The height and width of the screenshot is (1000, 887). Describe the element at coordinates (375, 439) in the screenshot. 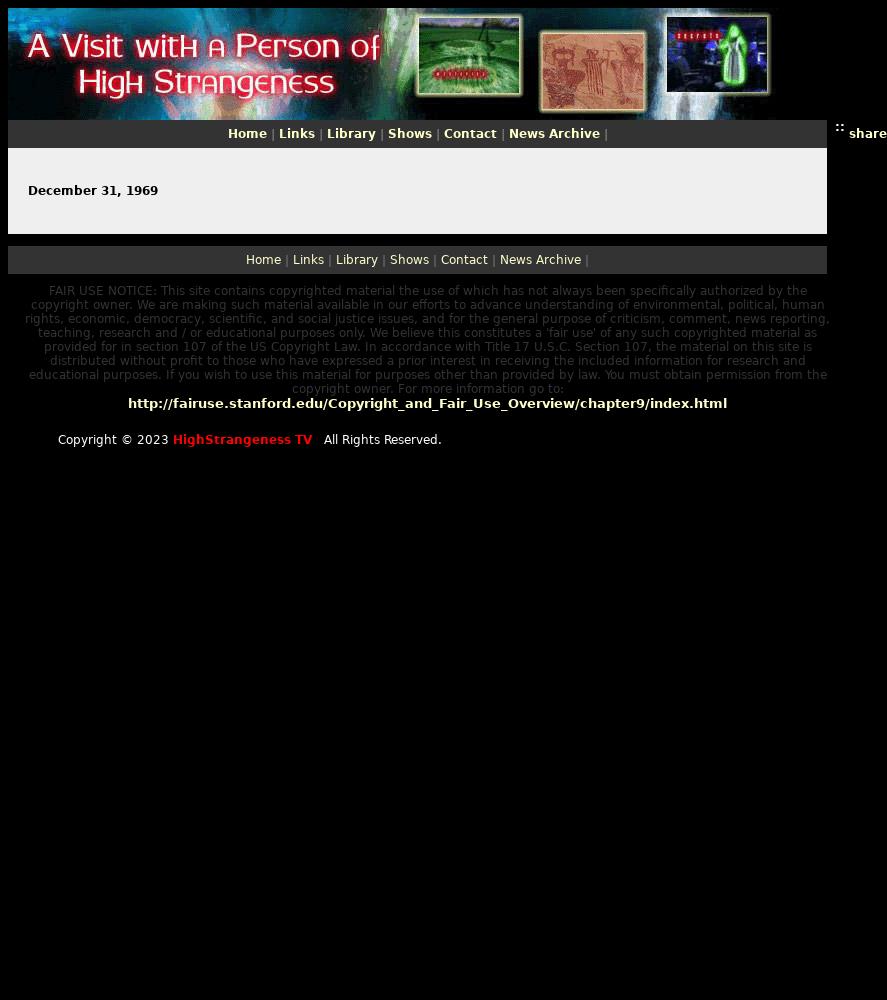

I see `'All Rights Reserved.'` at that location.